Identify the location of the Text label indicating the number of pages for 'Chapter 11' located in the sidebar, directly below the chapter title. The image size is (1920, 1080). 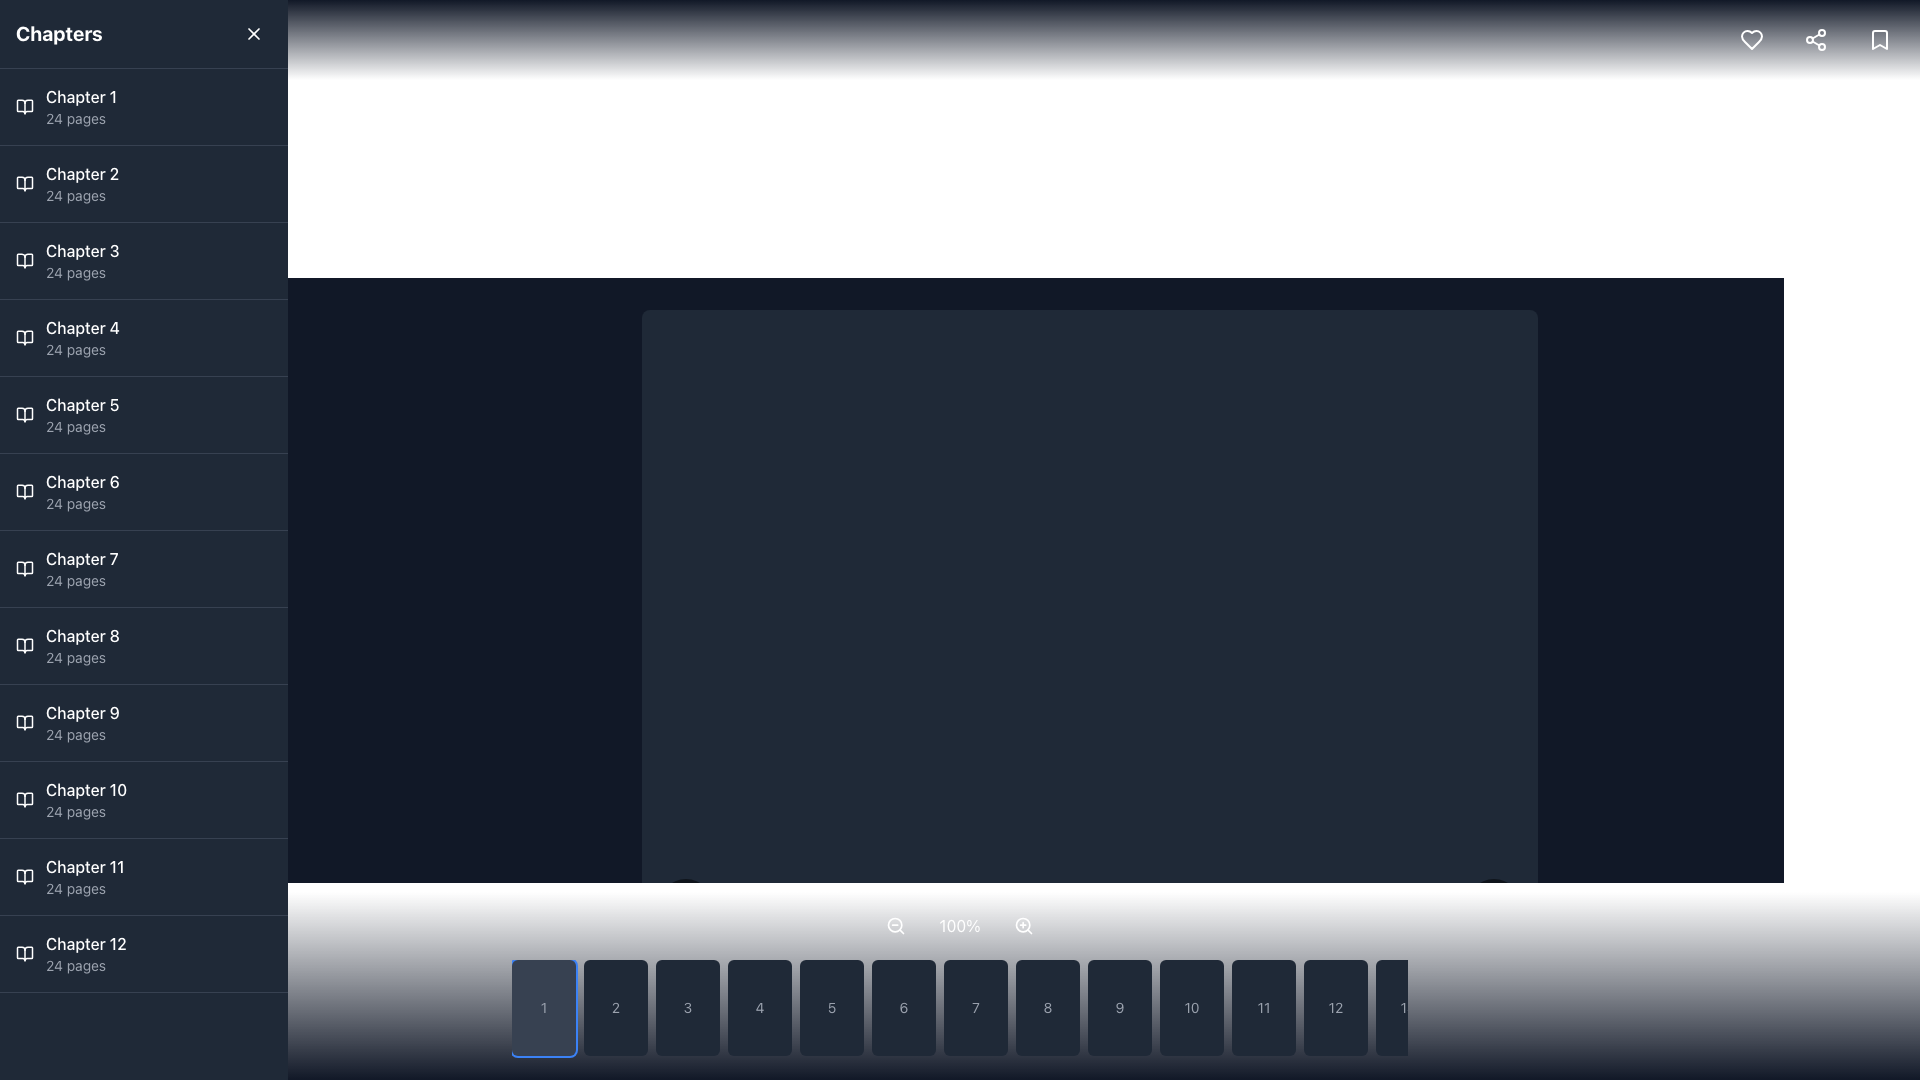
(84, 887).